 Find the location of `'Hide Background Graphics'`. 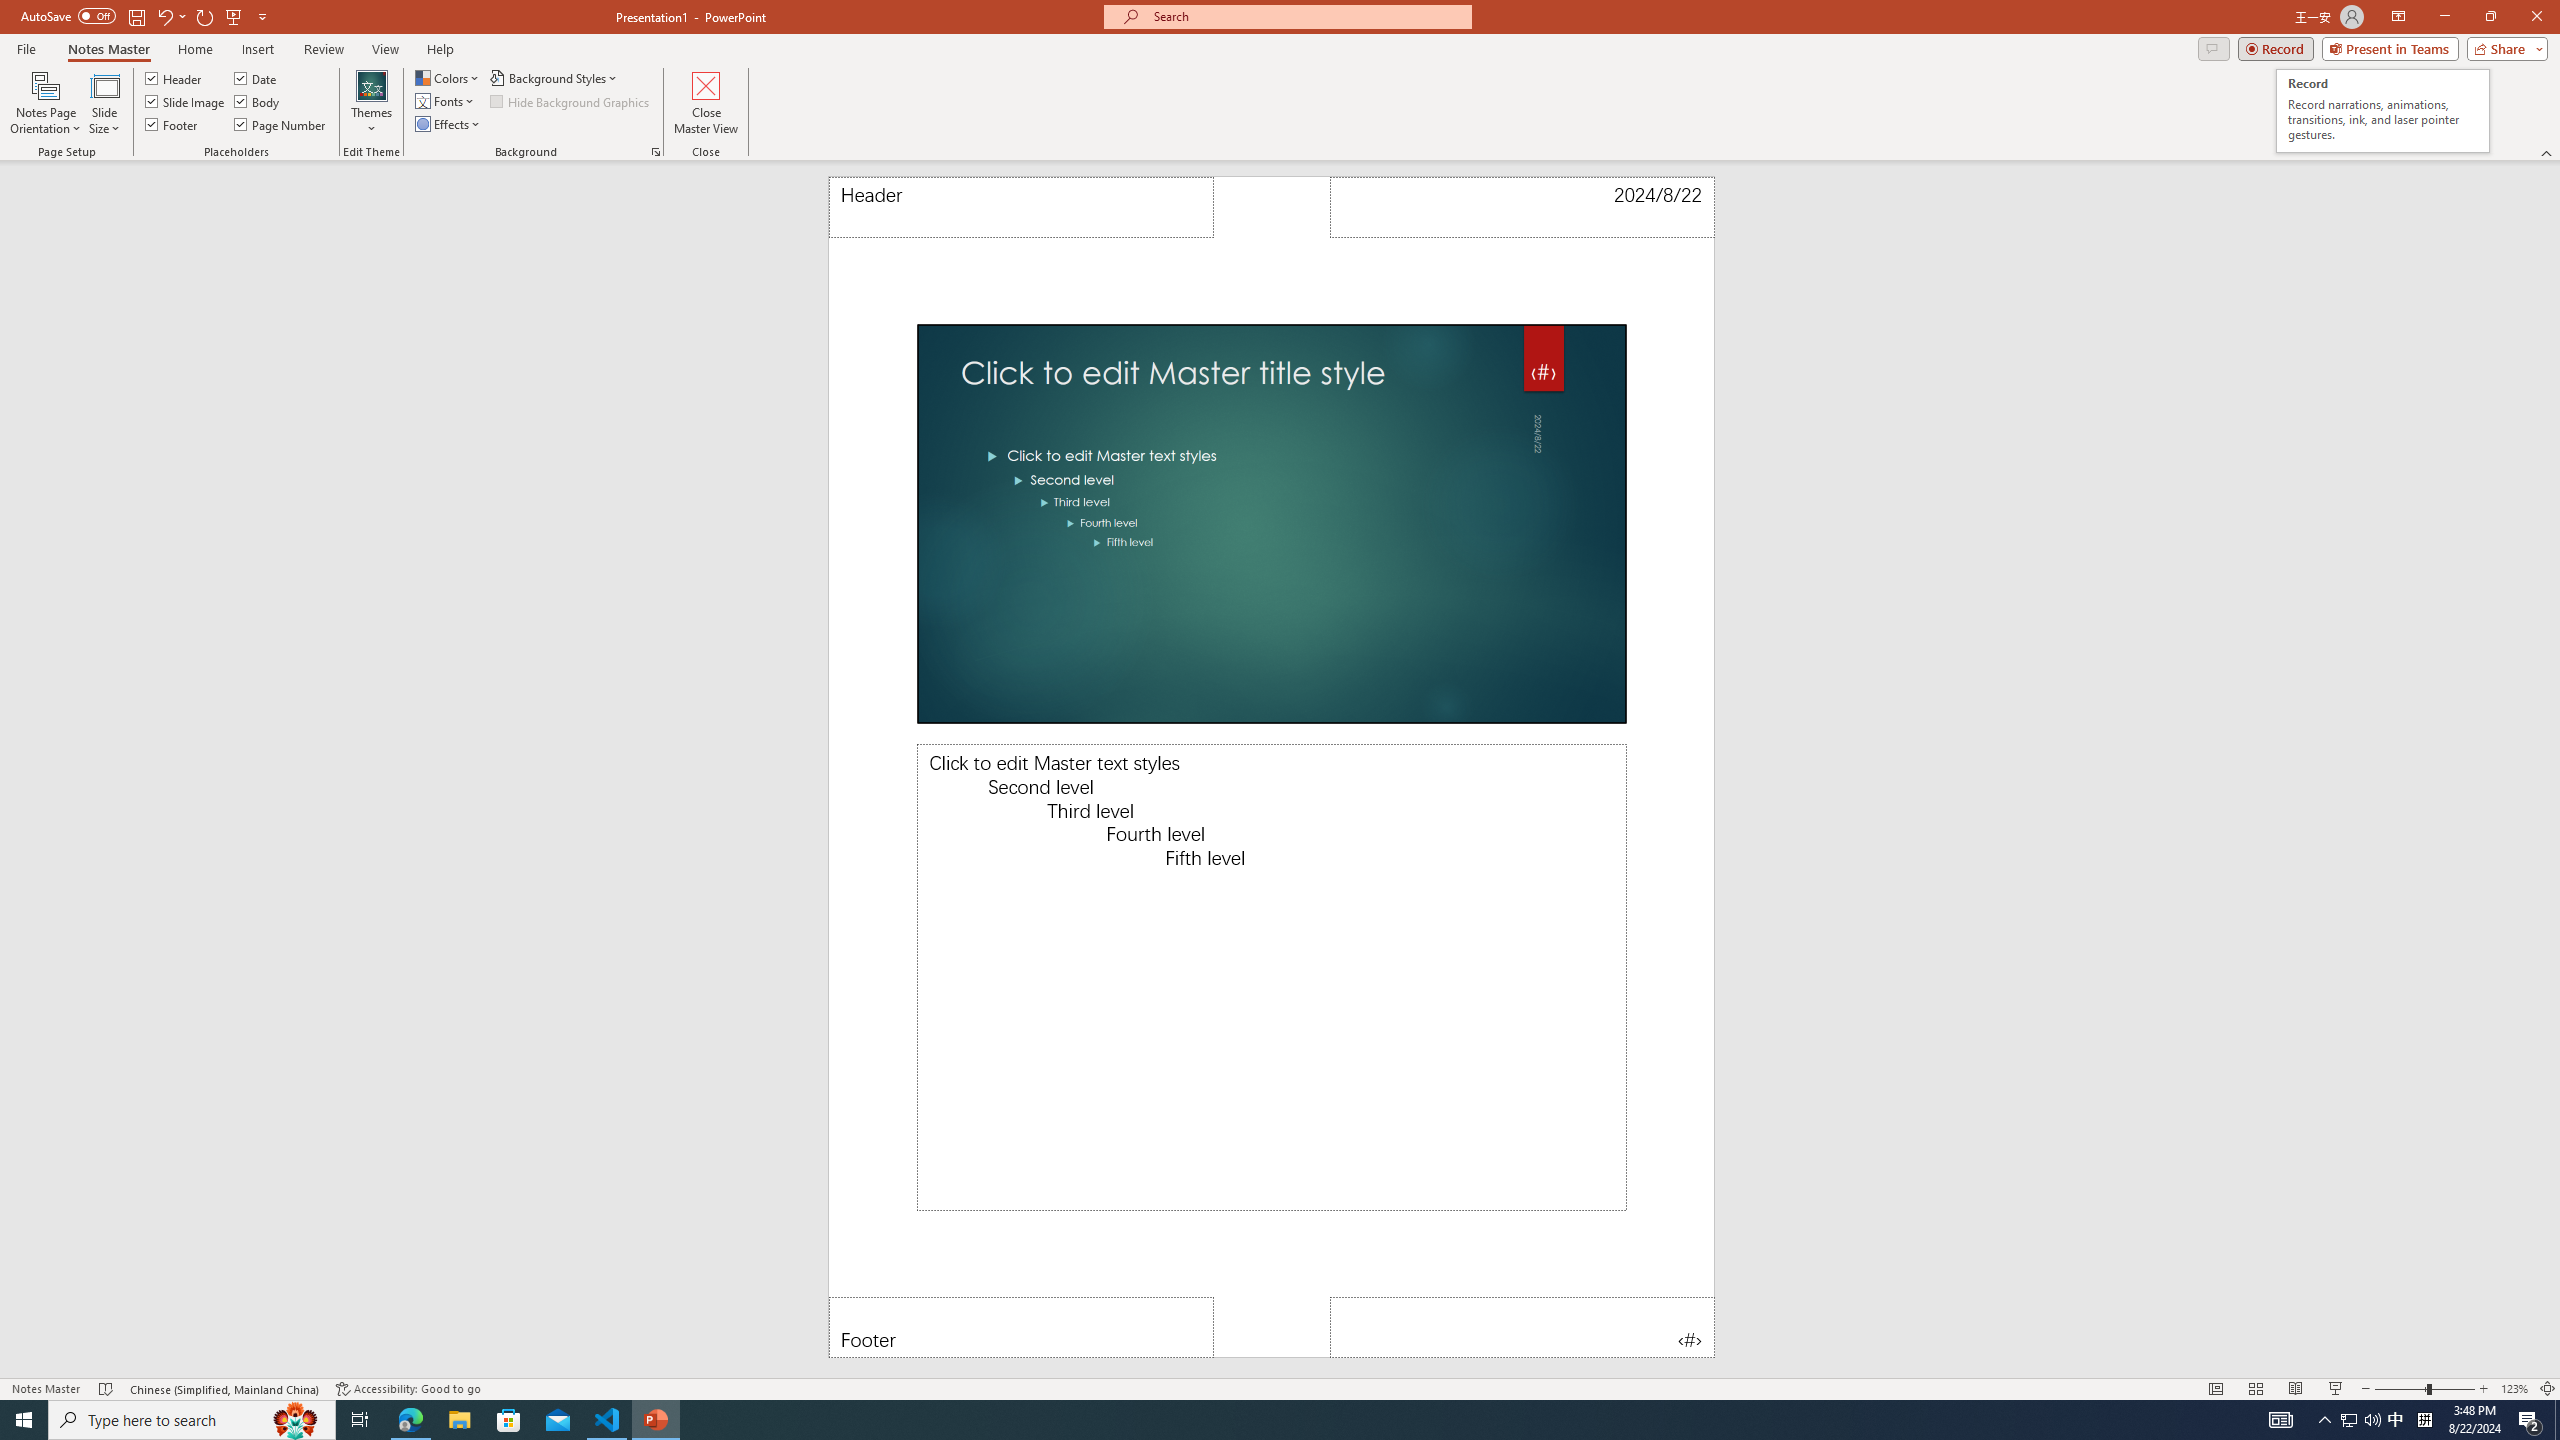

'Hide Background Graphics' is located at coordinates (570, 99).